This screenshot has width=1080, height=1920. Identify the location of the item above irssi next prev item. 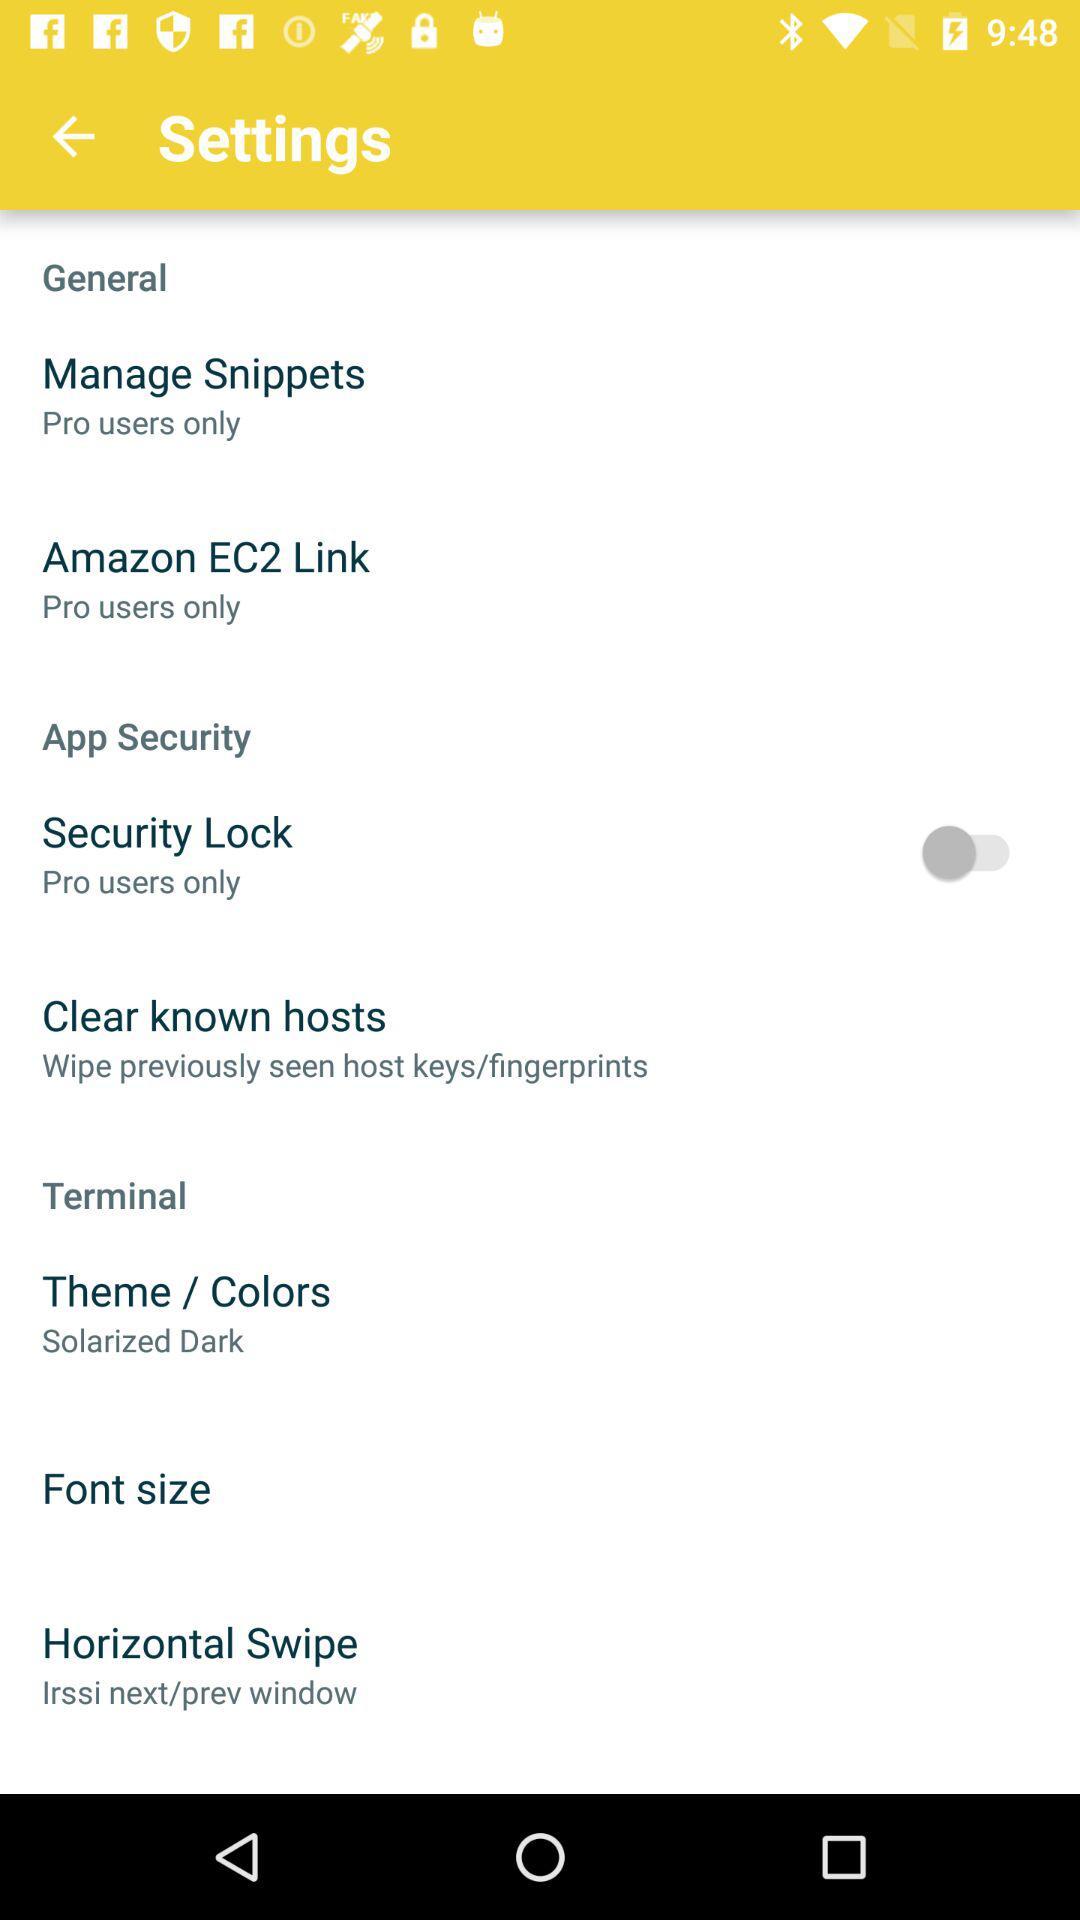
(200, 1641).